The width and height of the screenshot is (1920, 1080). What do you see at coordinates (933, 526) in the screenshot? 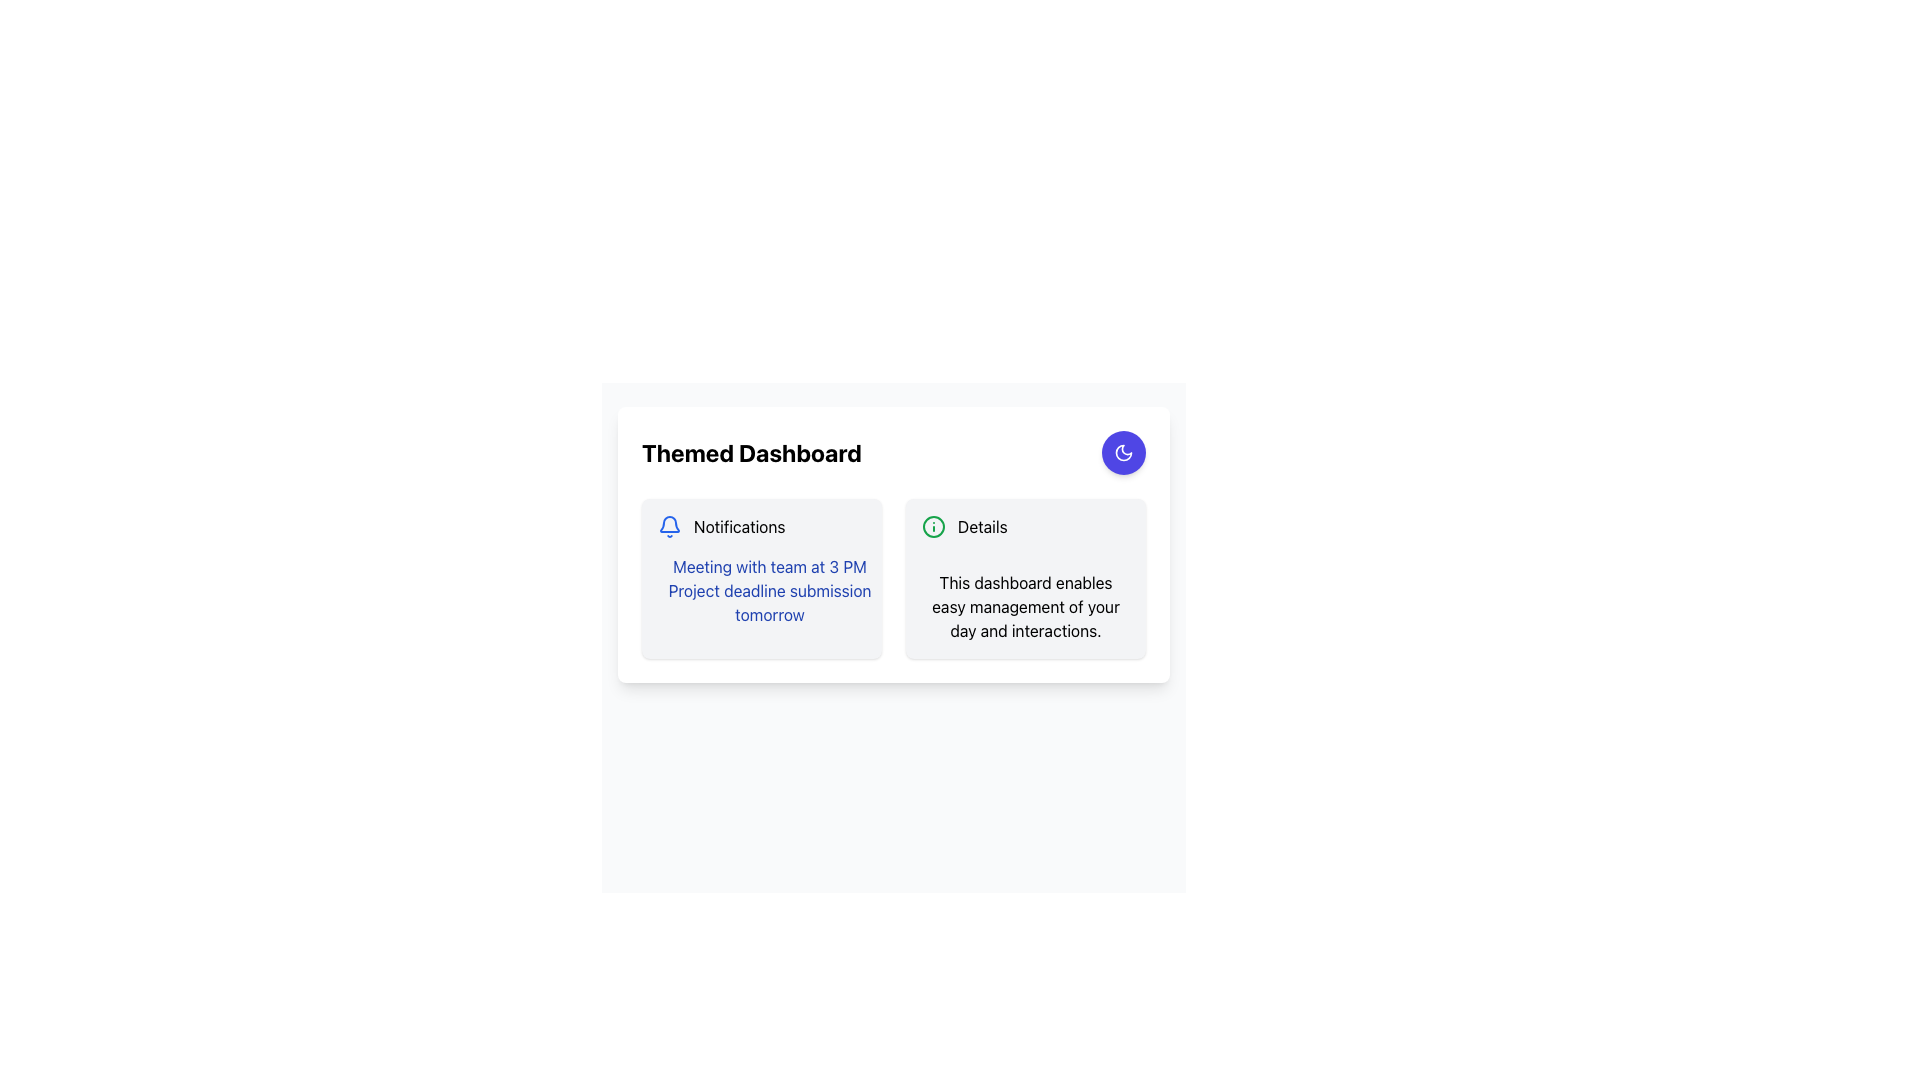
I see `the icon associated with the 'Details' section, which is visually aligned to the left of the 'Details' text in the right-side box of the layout` at bounding box center [933, 526].